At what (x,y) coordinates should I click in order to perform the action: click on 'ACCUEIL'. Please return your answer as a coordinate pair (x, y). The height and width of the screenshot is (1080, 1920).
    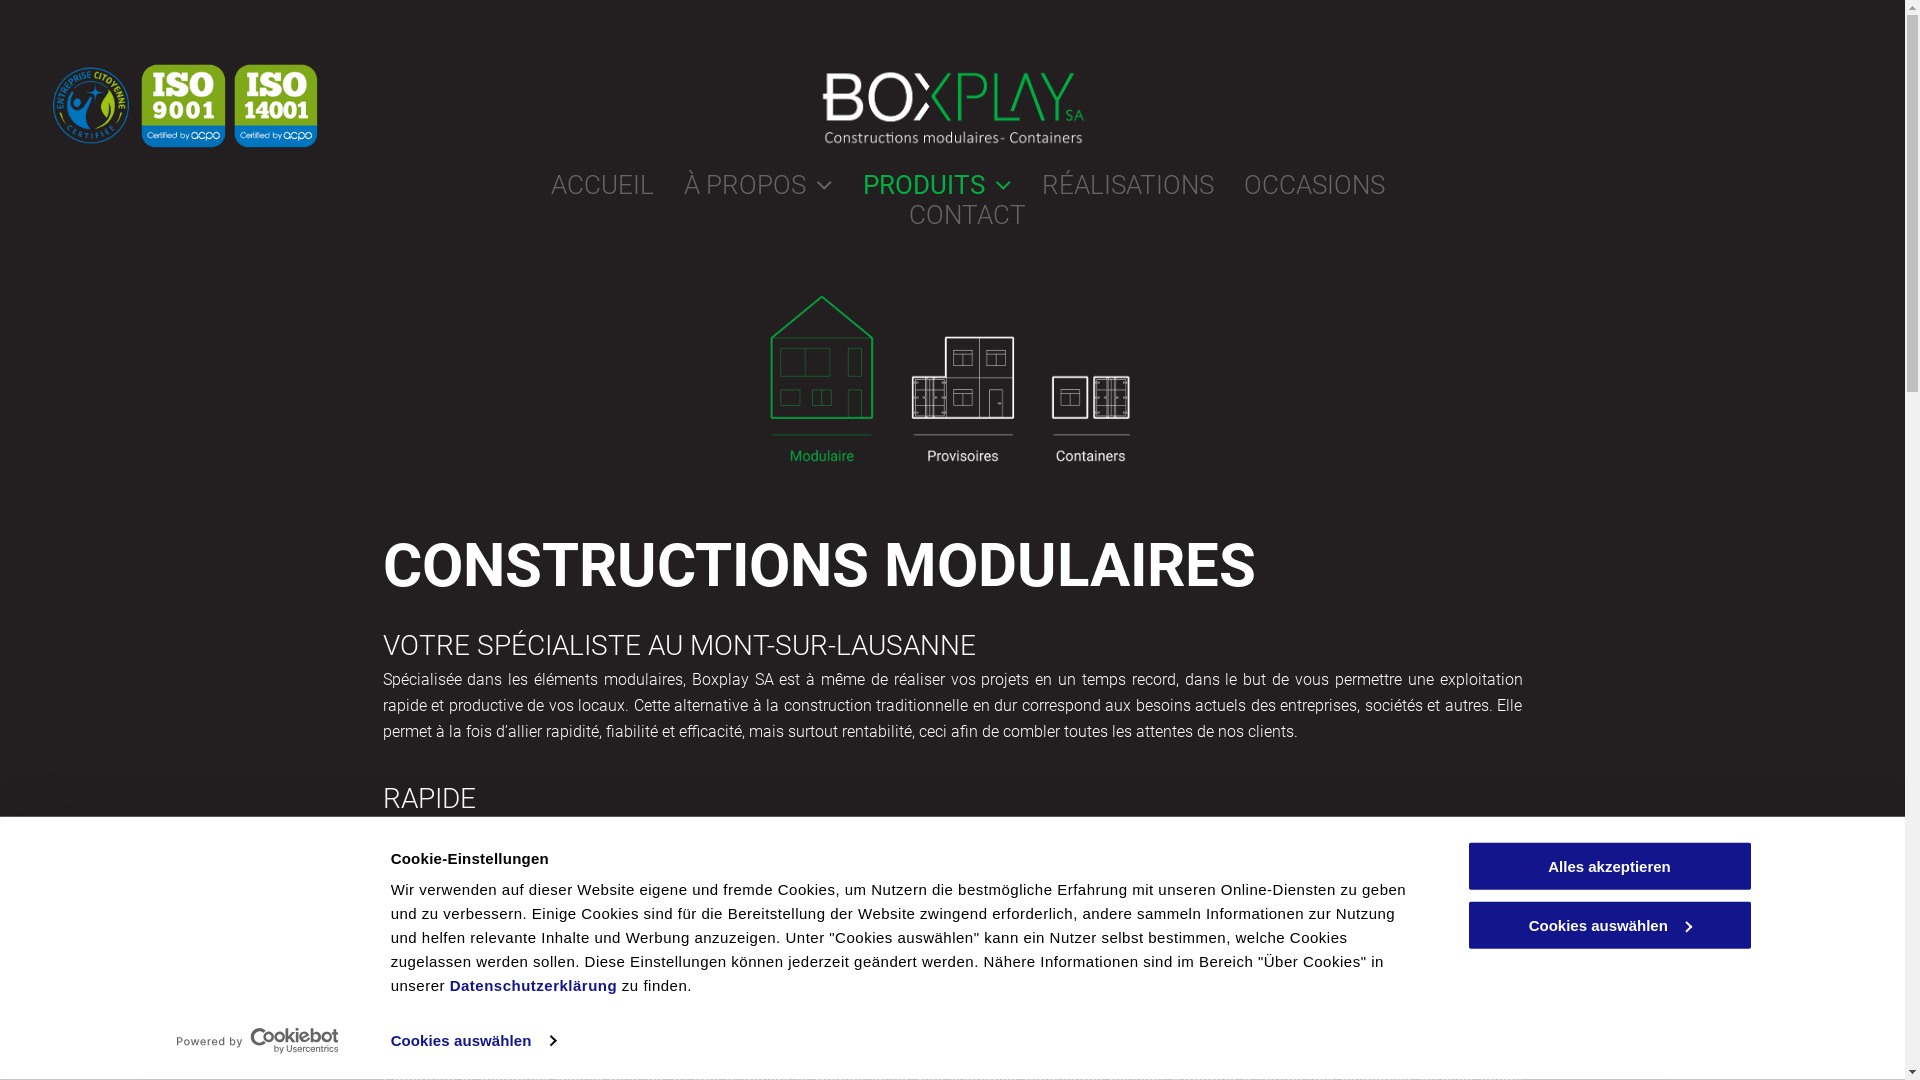
    Looking at the image, I should click on (585, 185).